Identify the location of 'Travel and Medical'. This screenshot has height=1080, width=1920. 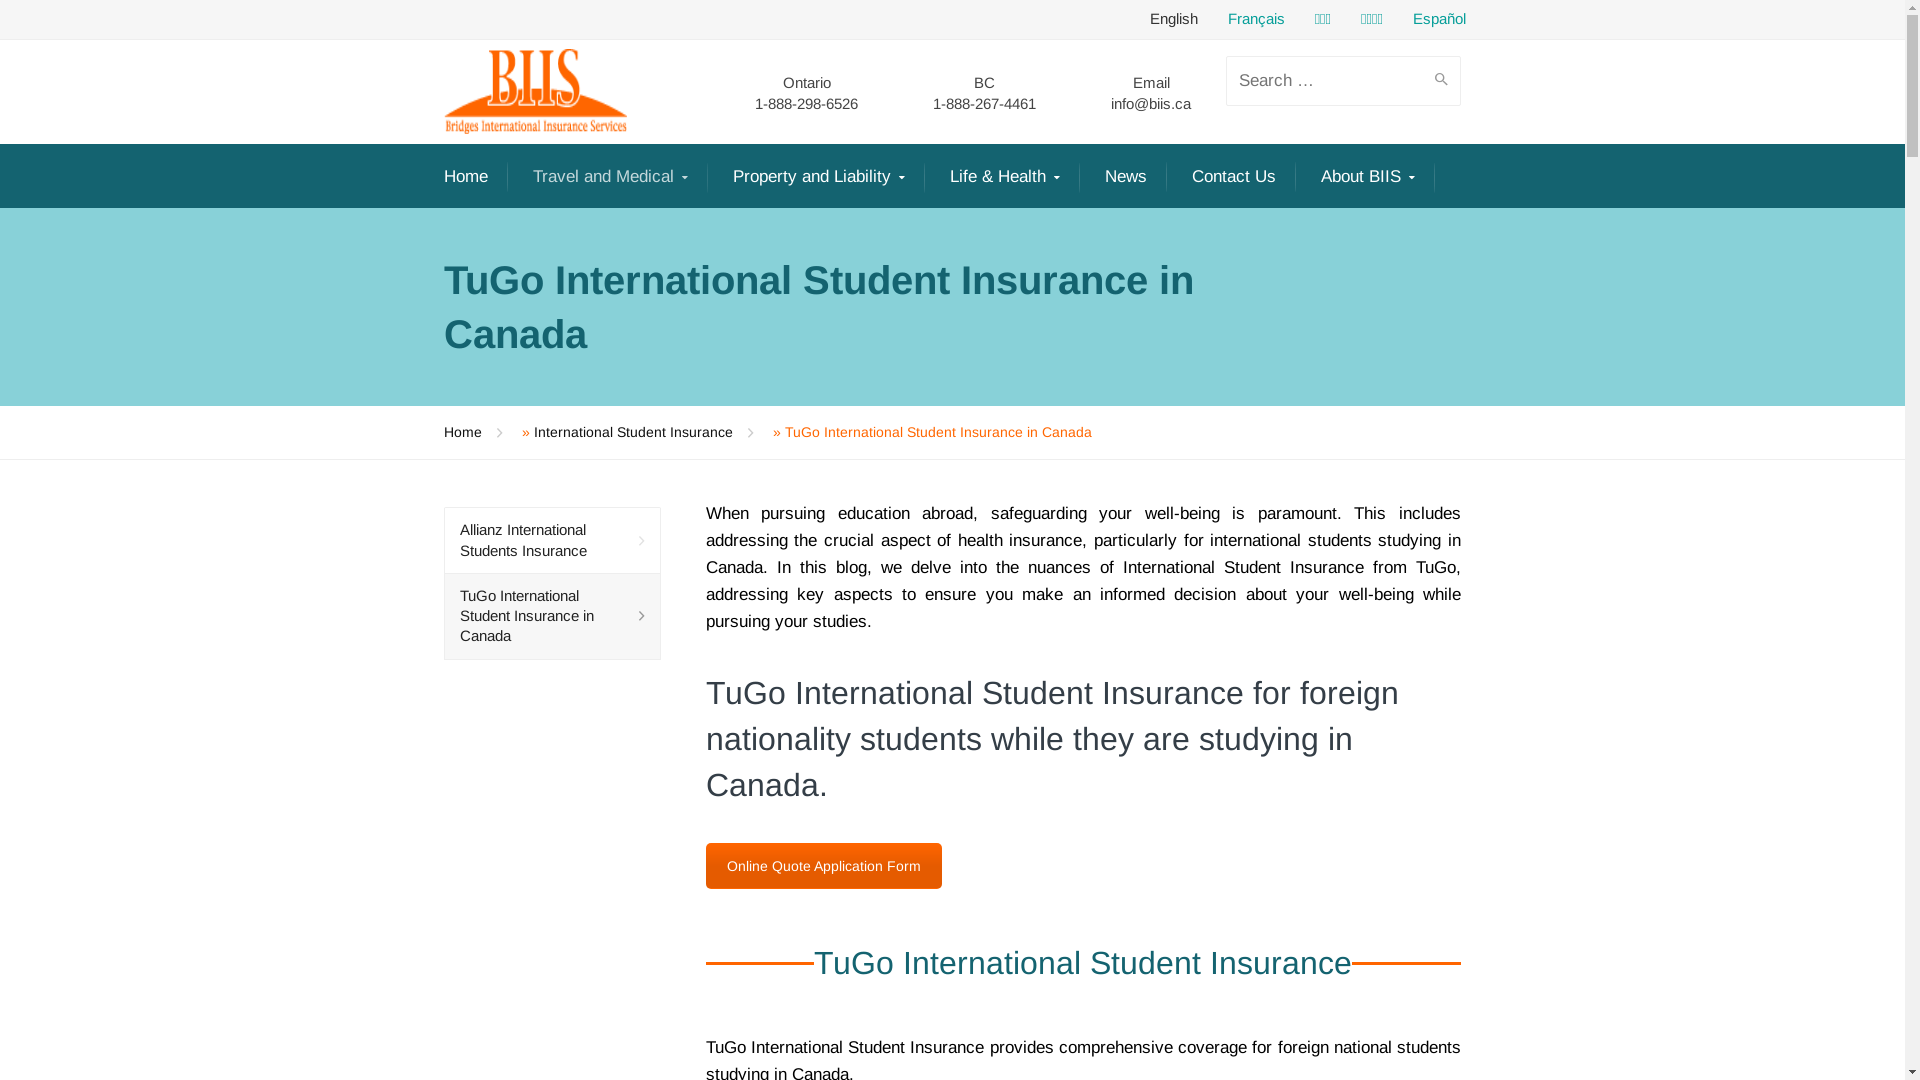
(609, 176).